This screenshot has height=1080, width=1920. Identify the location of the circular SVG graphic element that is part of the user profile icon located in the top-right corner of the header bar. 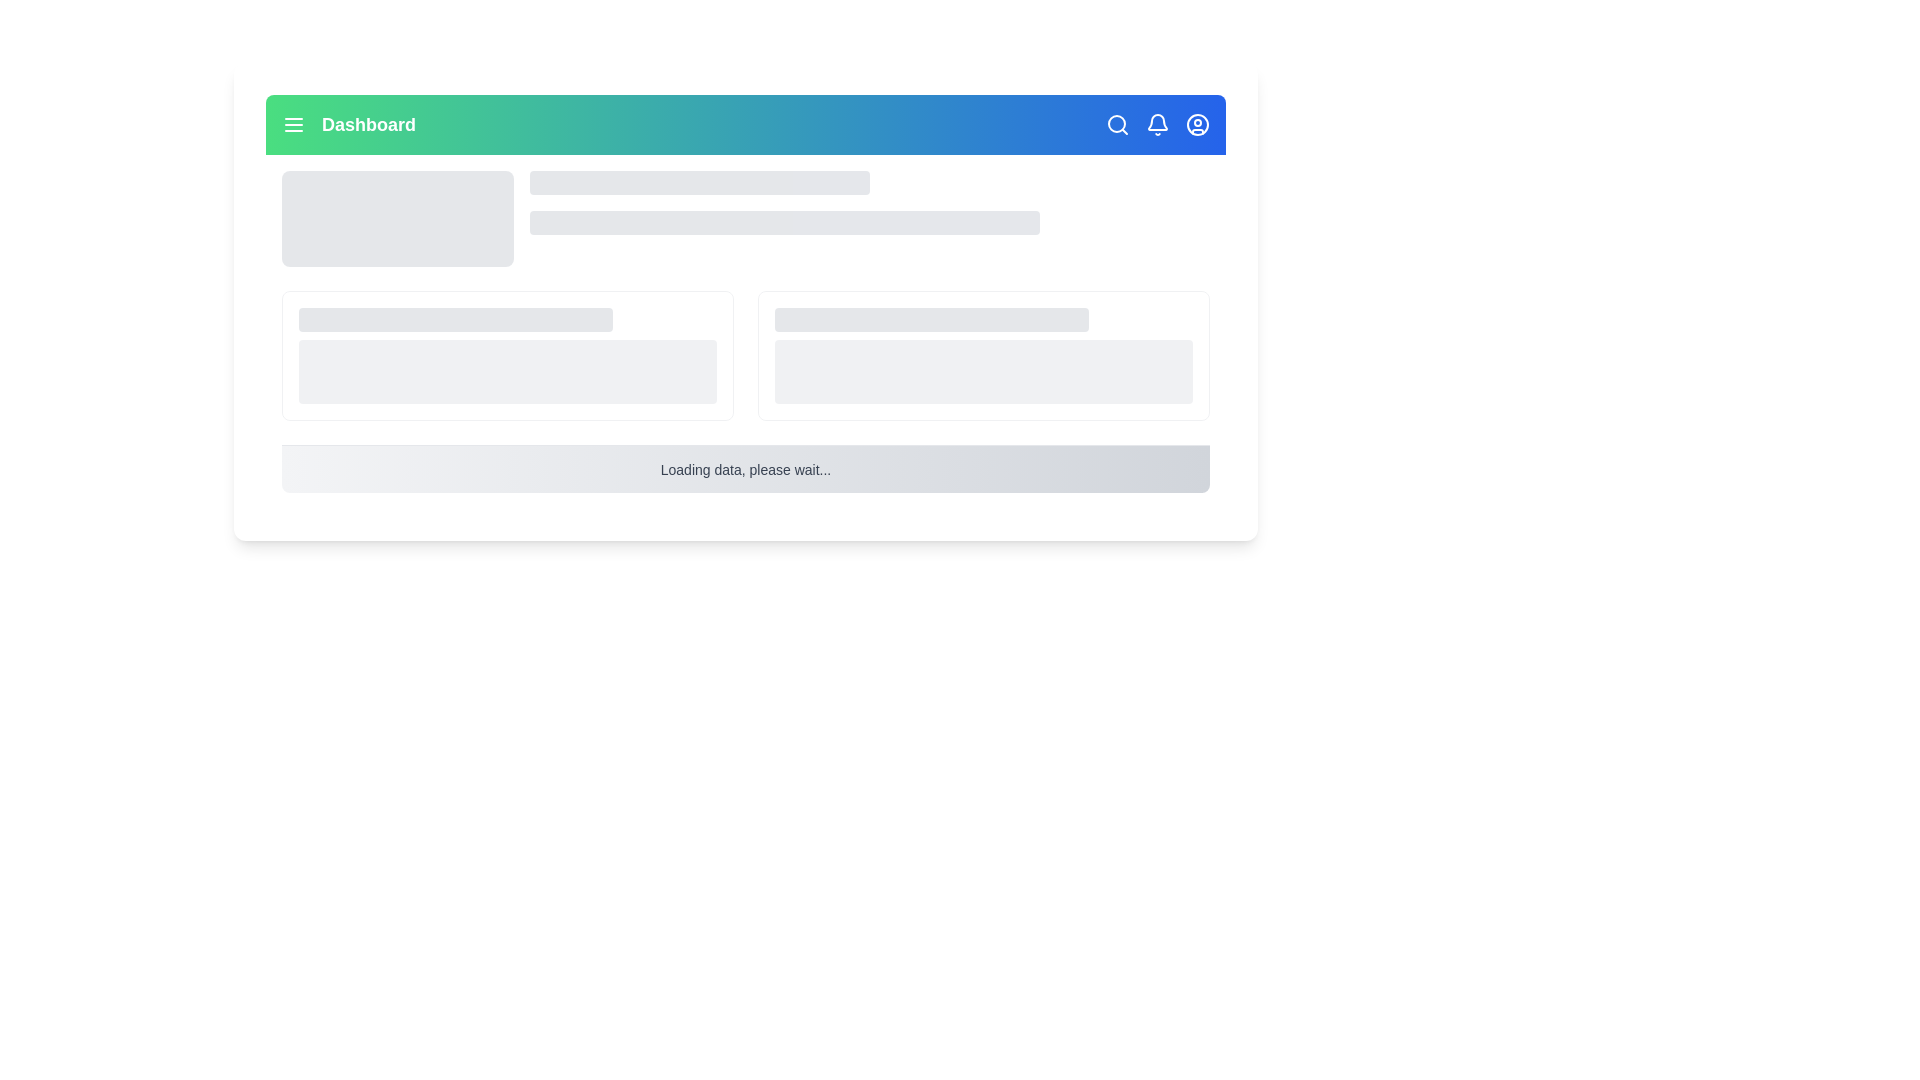
(1198, 124).